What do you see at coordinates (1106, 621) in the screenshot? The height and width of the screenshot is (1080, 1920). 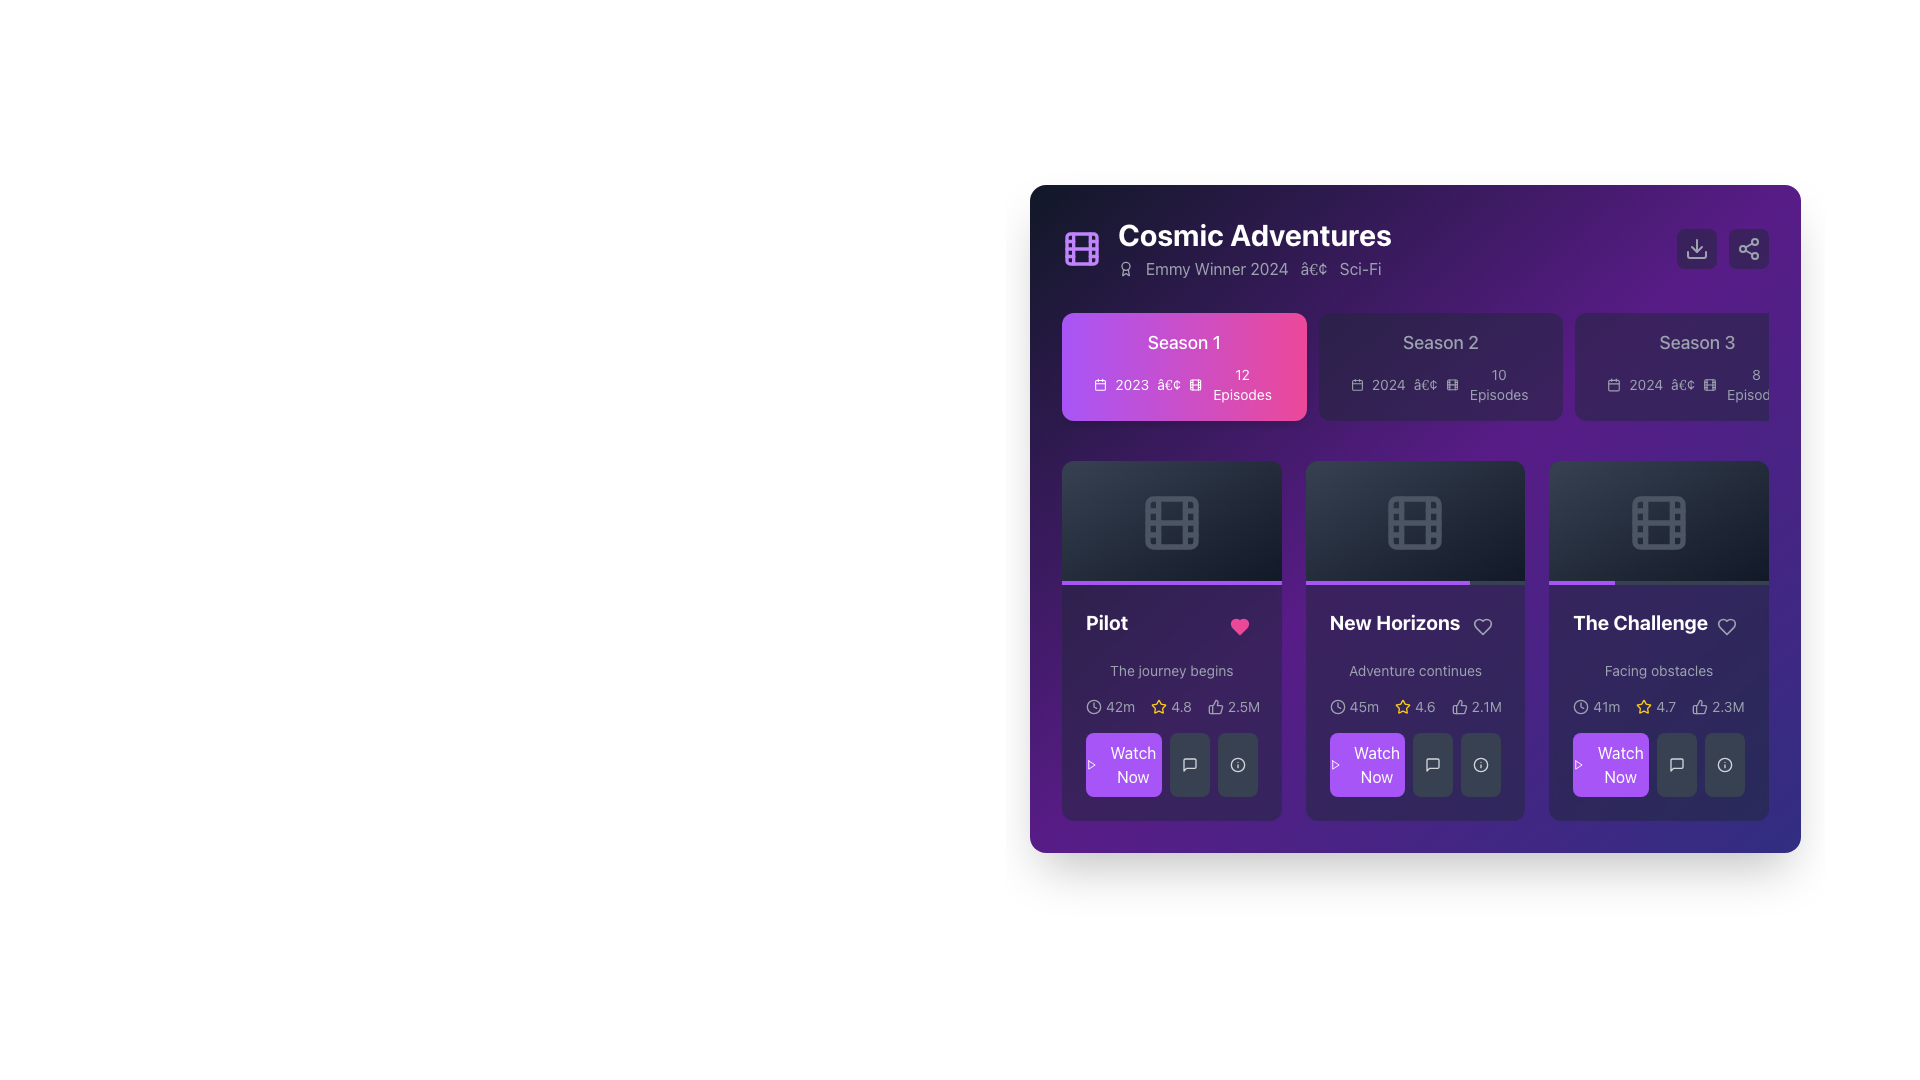 I see `the text label reading 'Pilot', which is styled with bold, white, extra-large font and is located above the phrase 'The journey begins' in the 'Cosmic Adventures' section` at bounding box center [1106, 621].